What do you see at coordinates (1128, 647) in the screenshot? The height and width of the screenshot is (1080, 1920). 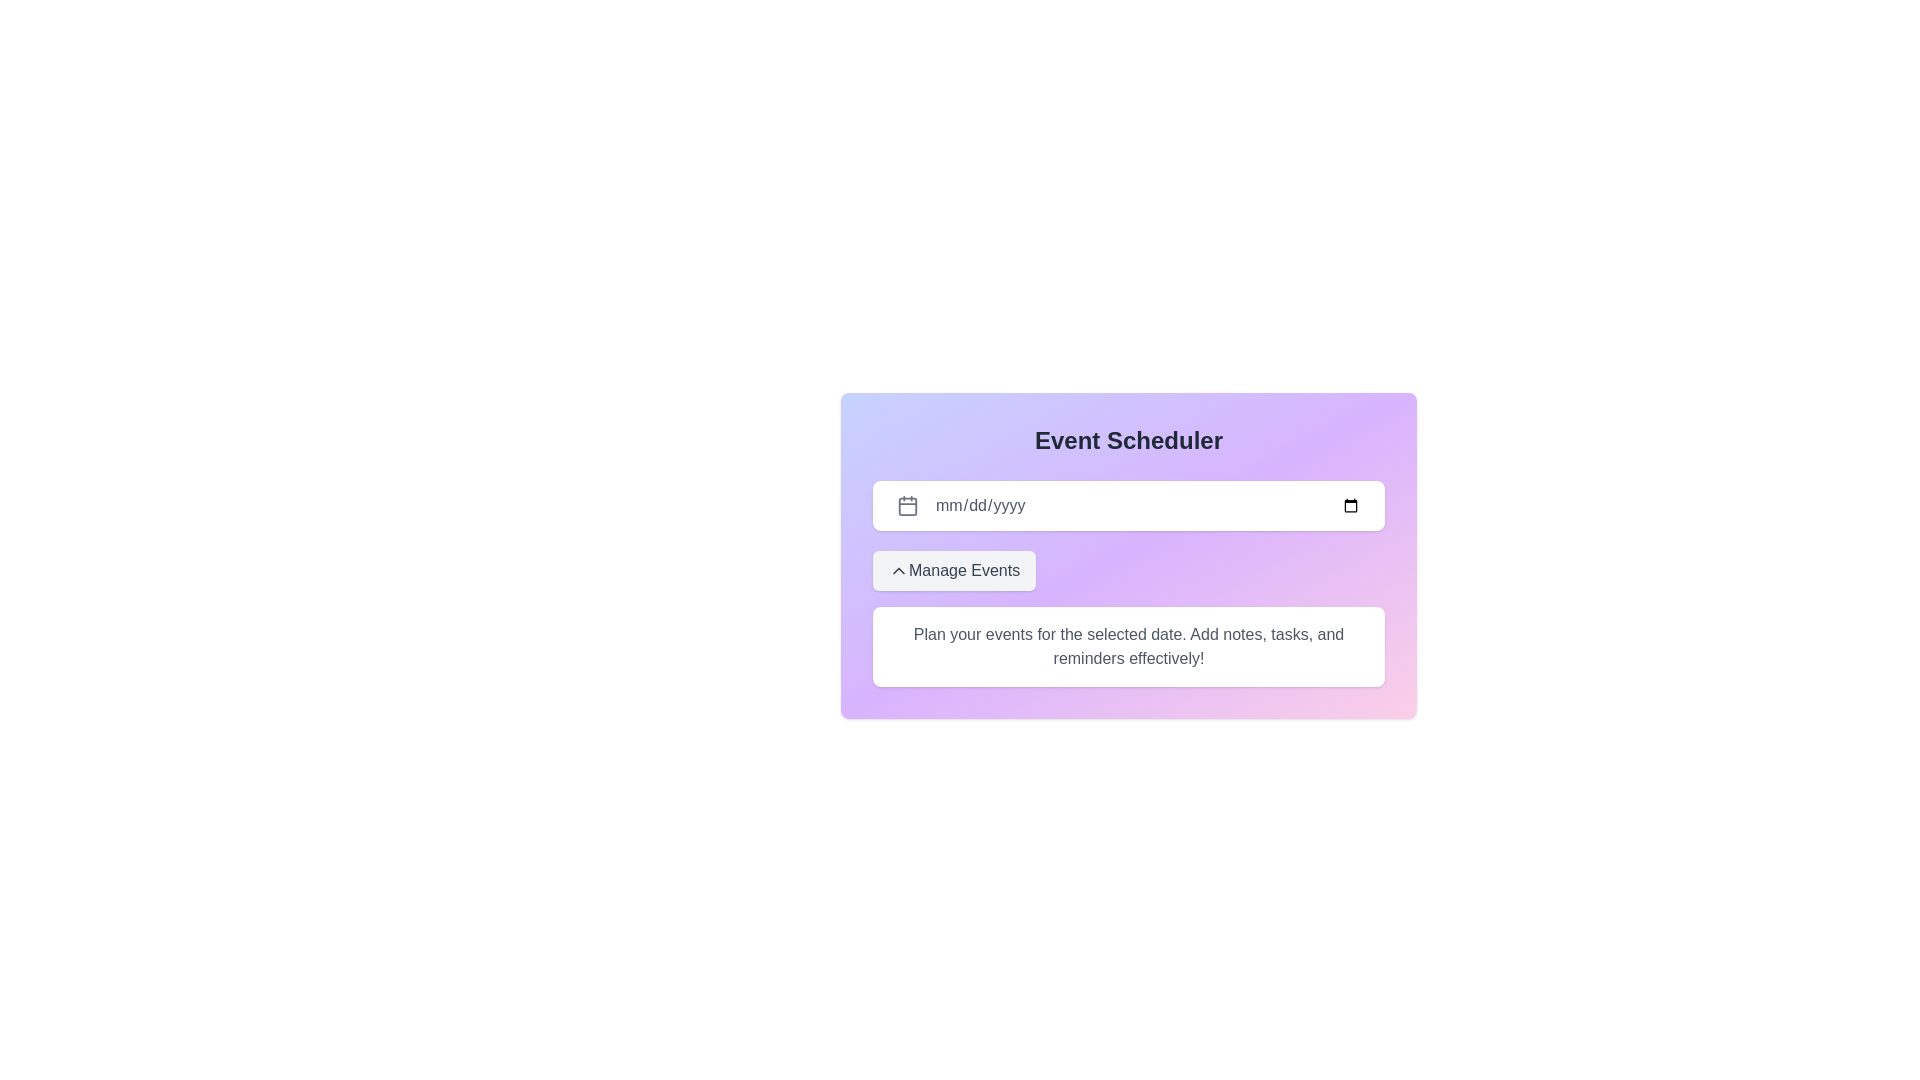 I see `the Informational text box which is a white rounded rectangle containing the text 'Plan your events for the selected date. Add notes, tasks, and reminders effectively!'` at bounding box center [1128, 647].